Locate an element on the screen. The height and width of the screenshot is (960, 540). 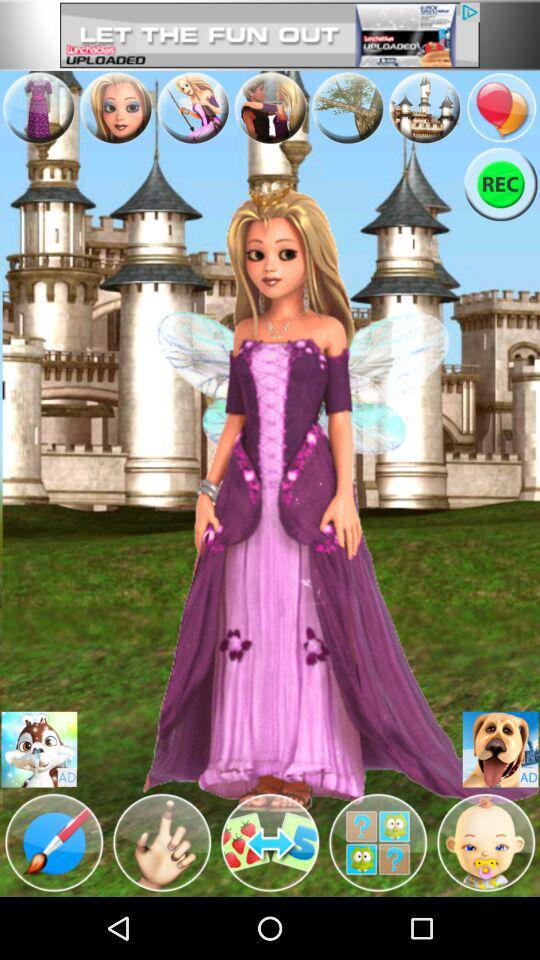
choose caracterer is located at coordinates (39, 748).